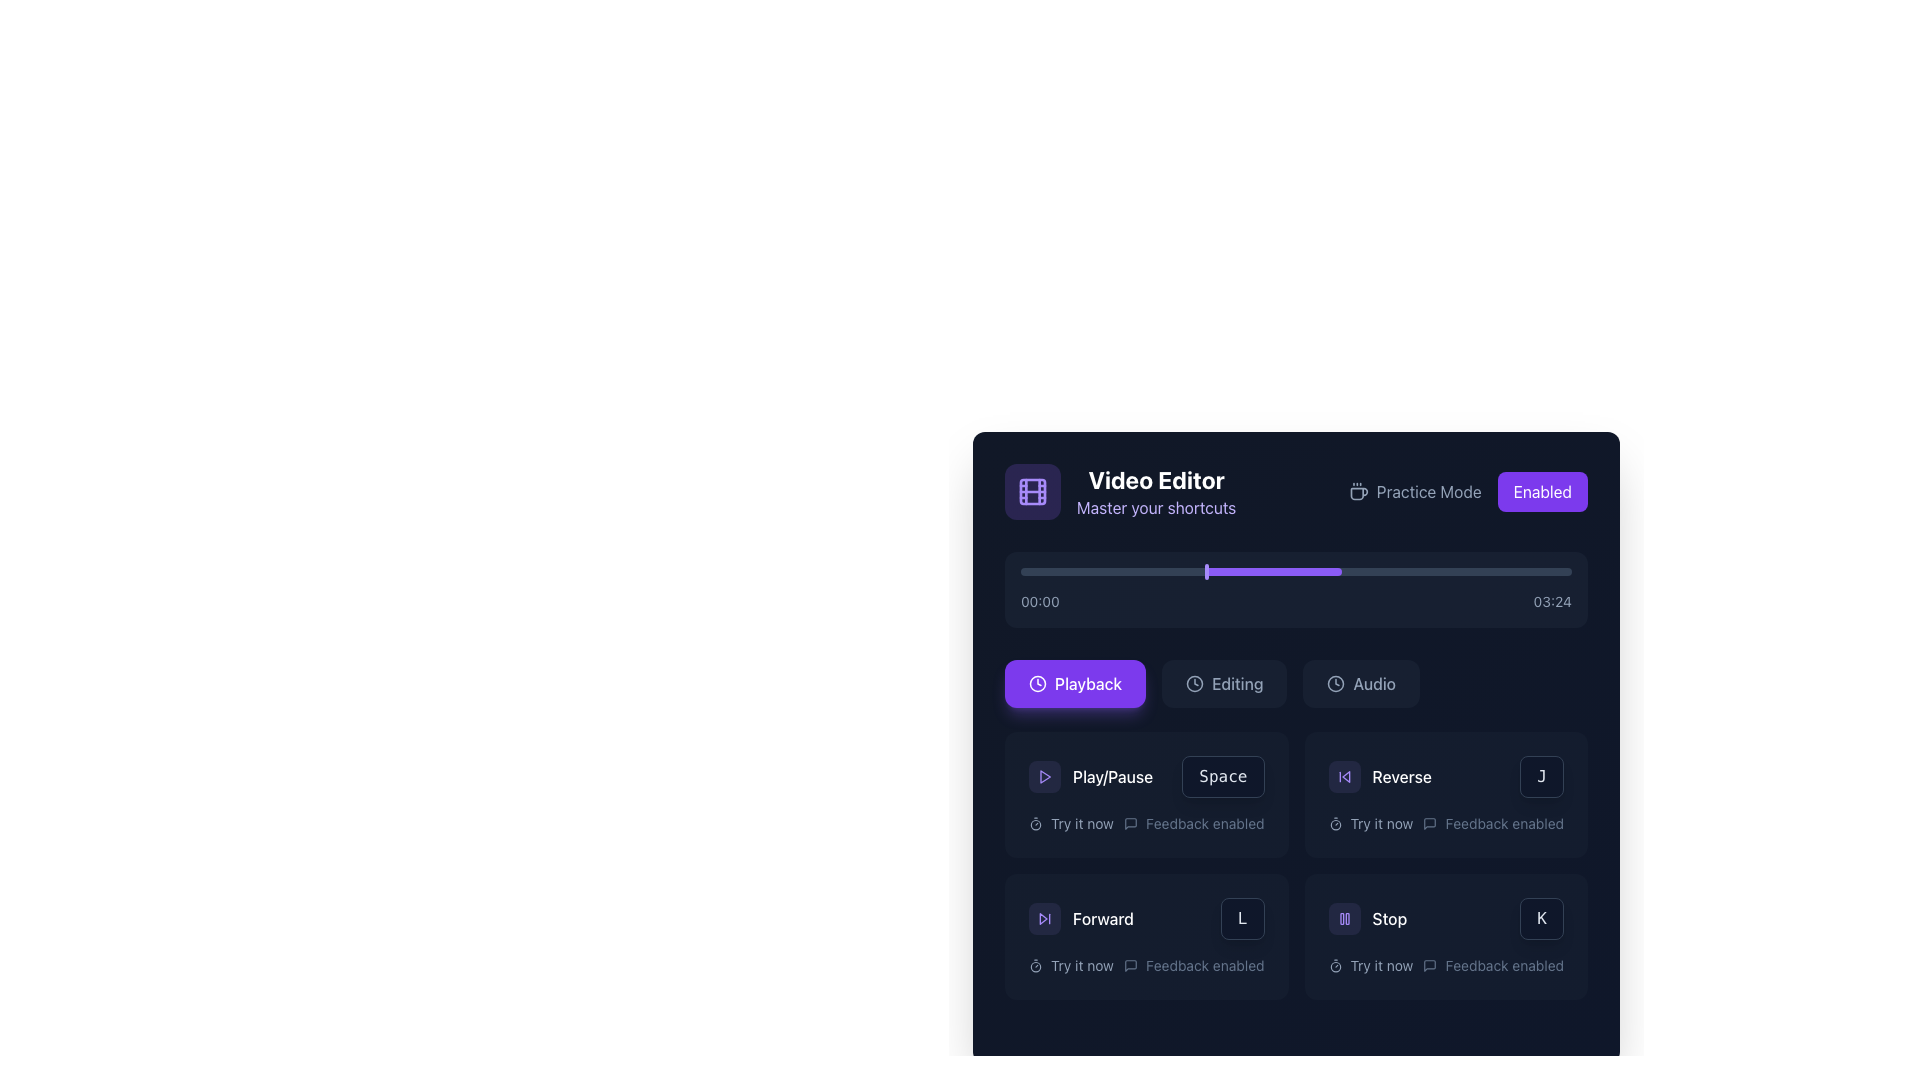 Image resolution: width=1920 pixels, height=1080 pixels. What do you see at coordinates (1429, 824) in the screenshot?
I see `the speech bubble icon in the SVG component styled with a thin, rounded outline and slate-gray color located in the top-left corner of the interface's main control panel` at bounding box center [1429, 824].